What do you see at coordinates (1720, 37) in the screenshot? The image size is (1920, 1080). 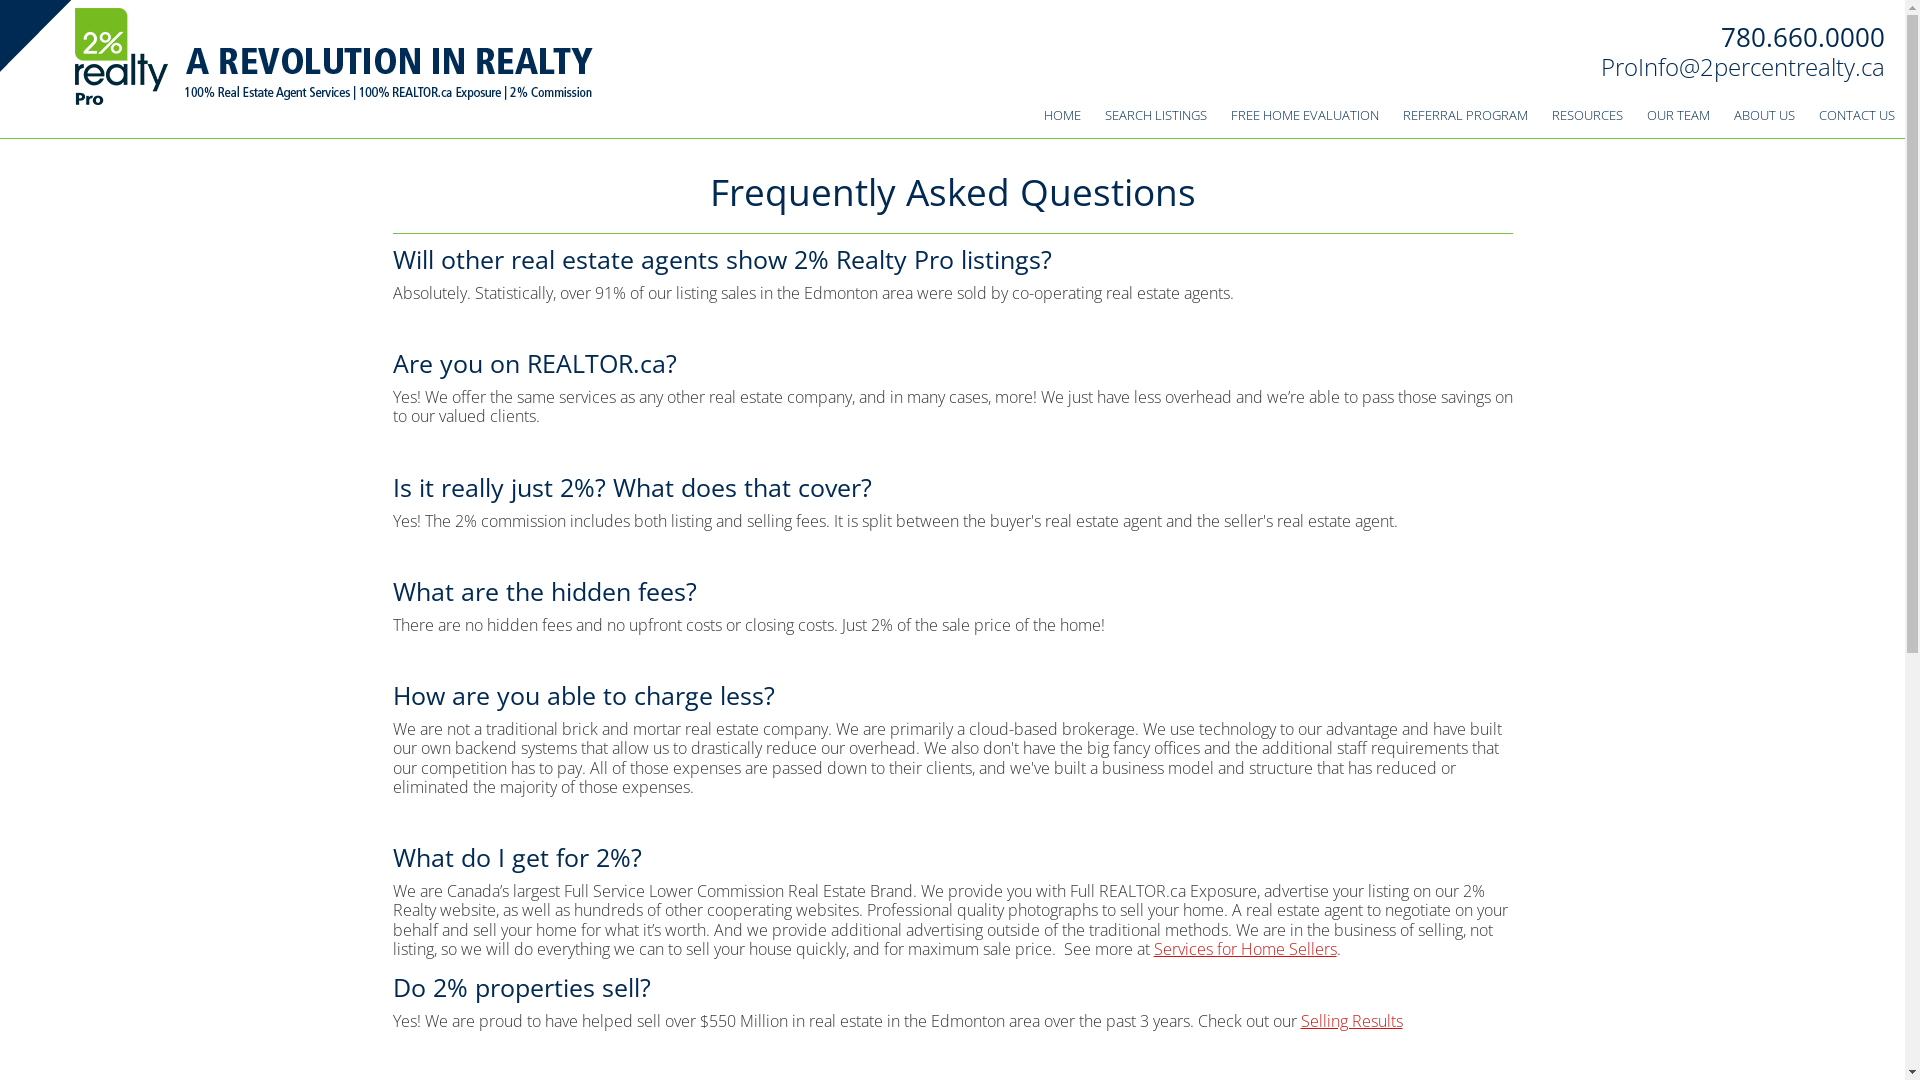 I see `'780.660.0000'` at bounding box center [1720, 37].